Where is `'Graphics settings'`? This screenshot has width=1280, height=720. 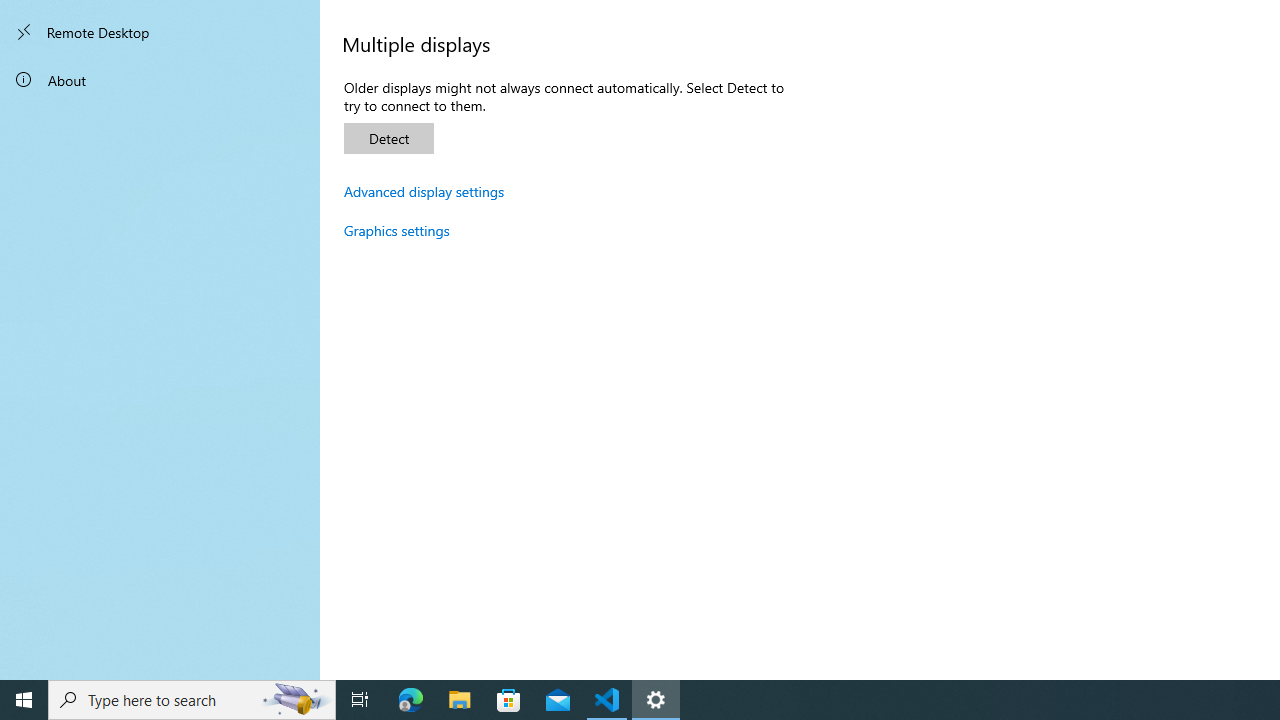 'Graphics settings' is located at coordinates (397, 229).